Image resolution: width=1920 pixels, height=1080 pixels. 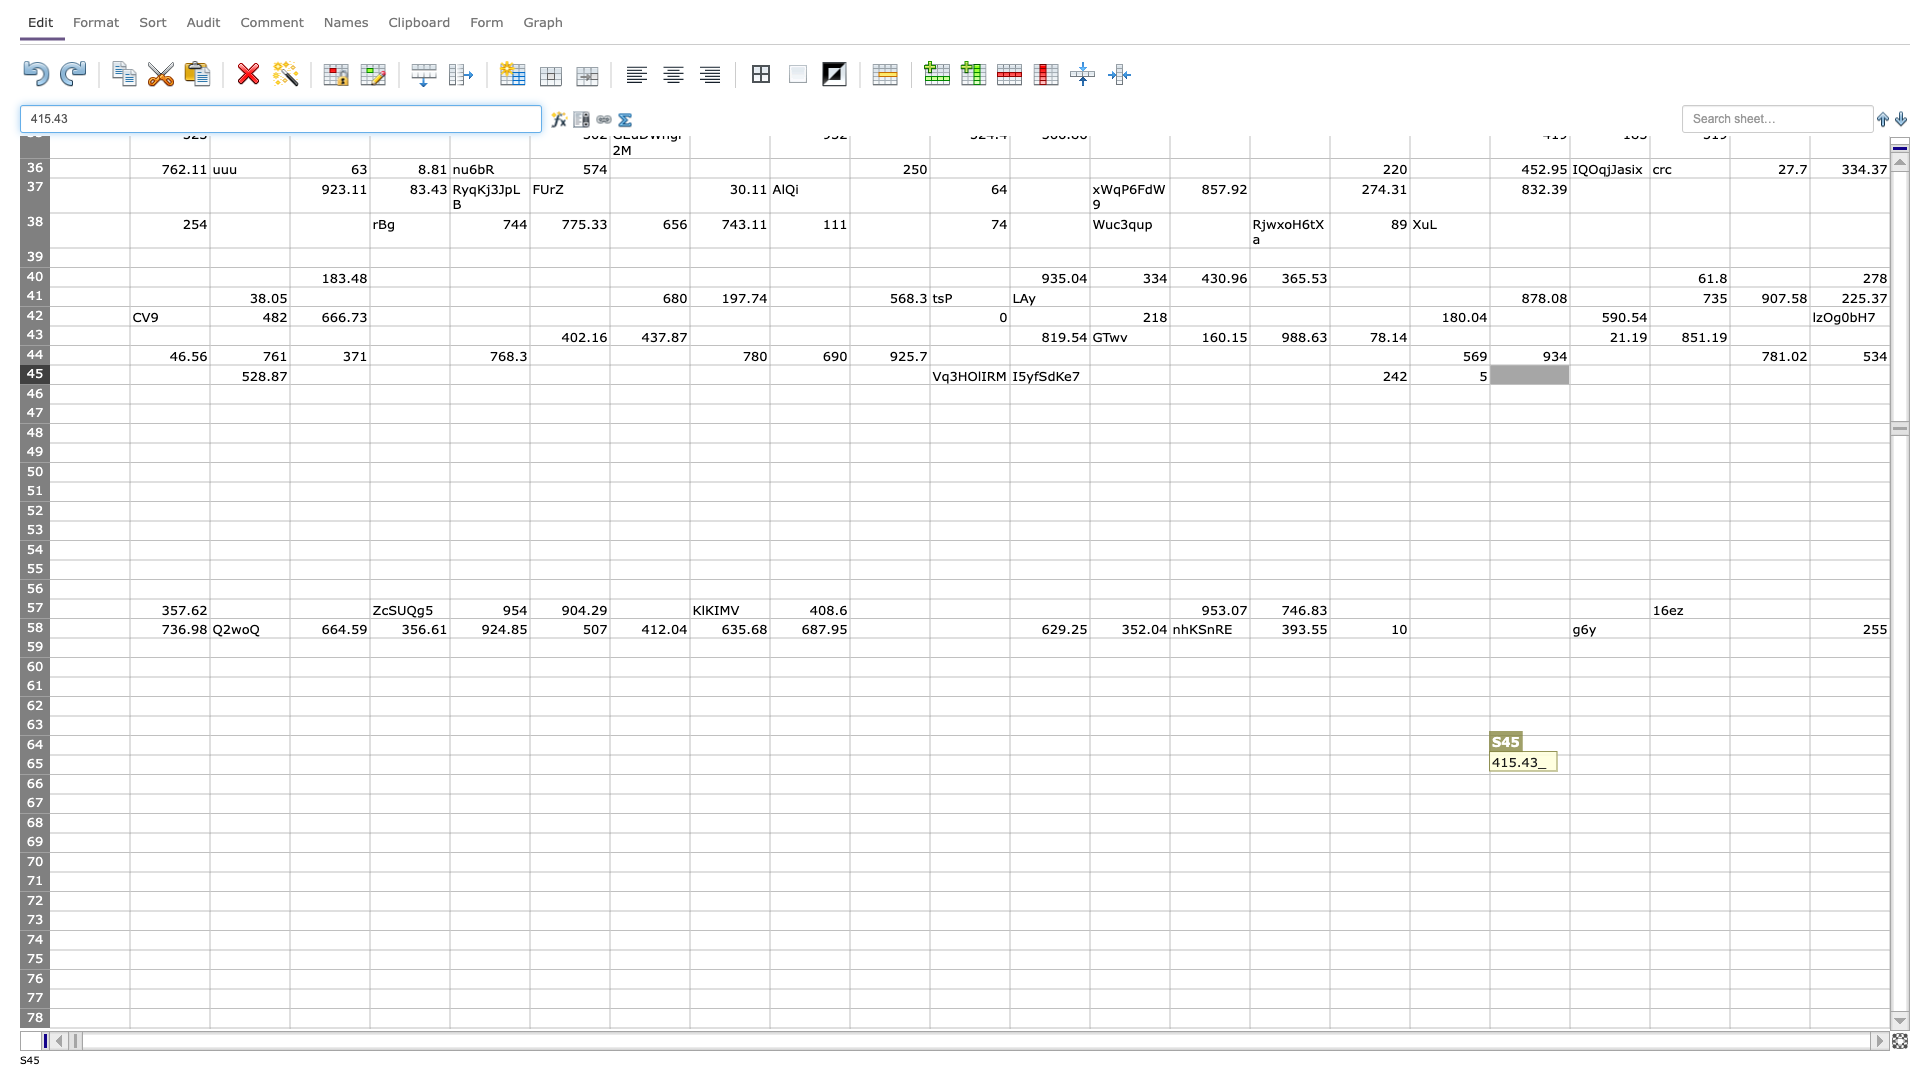 I want to click on Fill handle point of U-65, so click(x=1728, y=773).